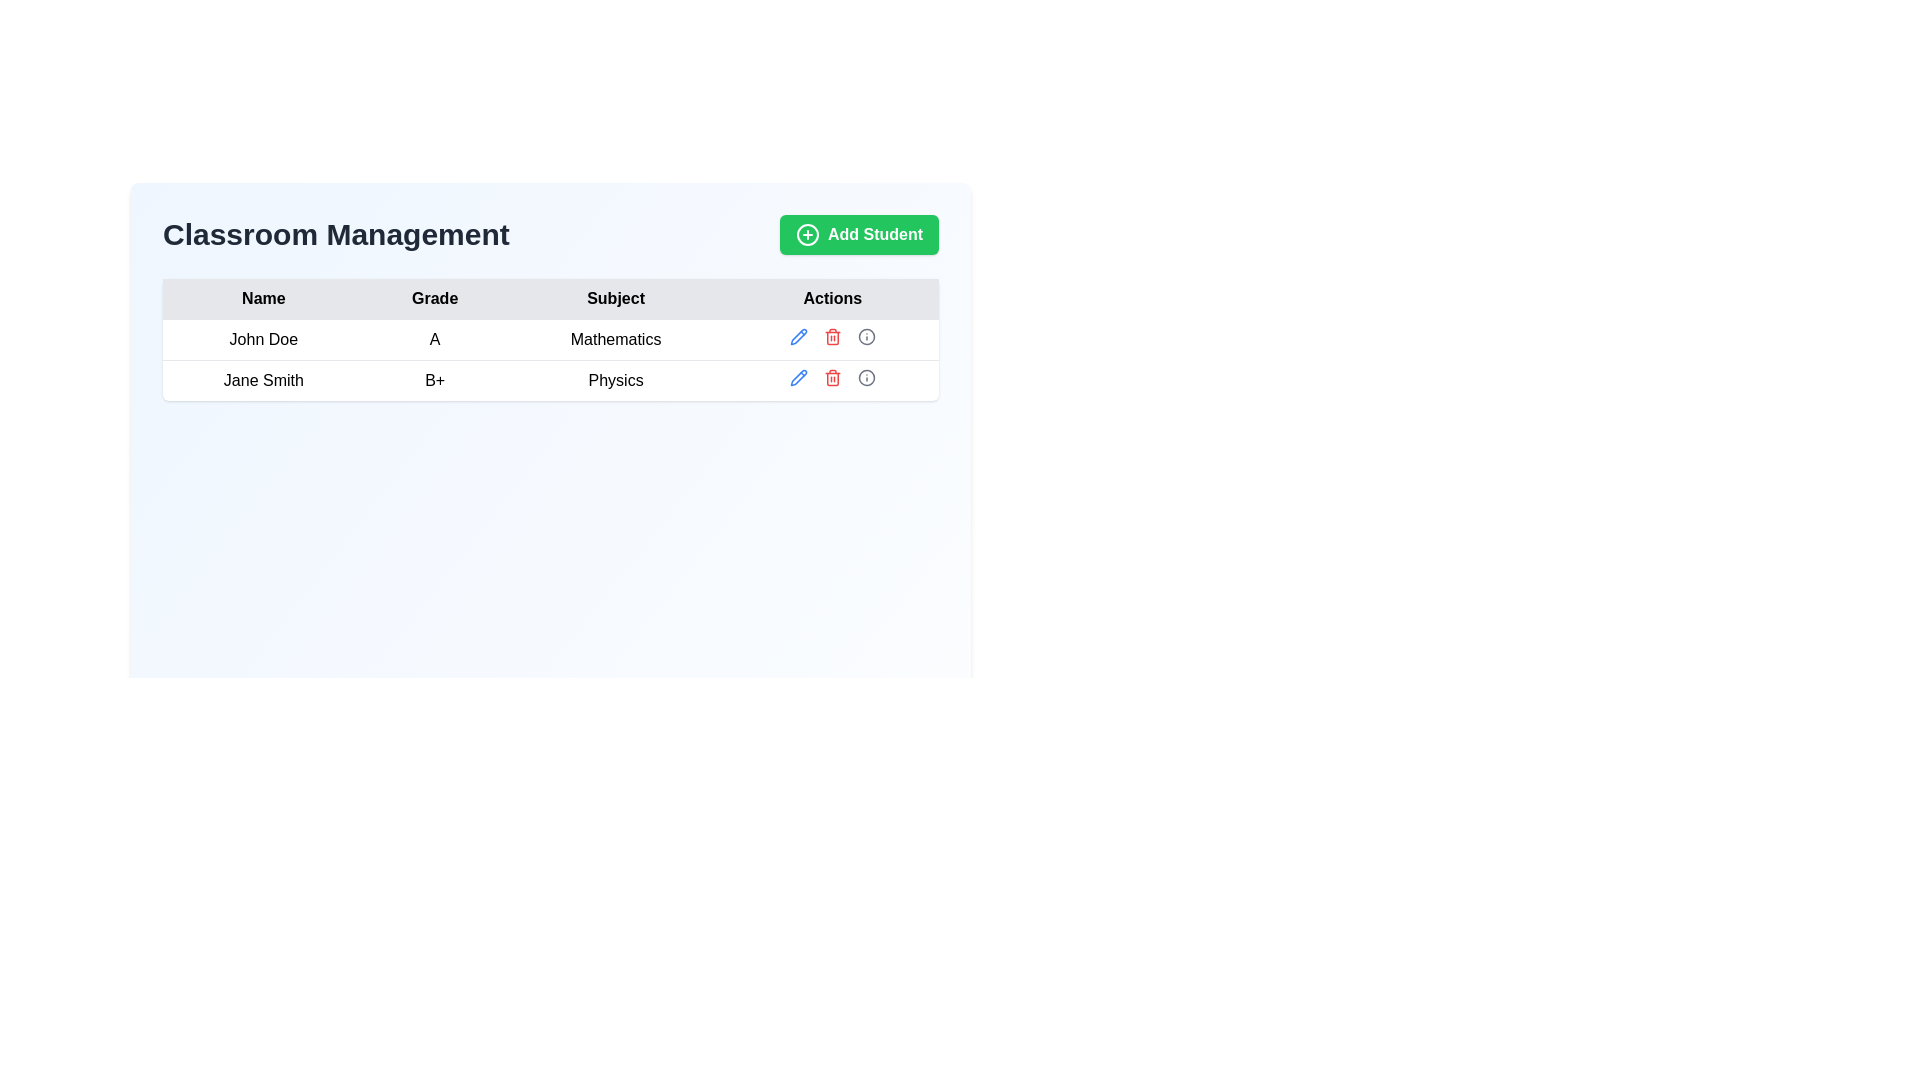 Image resolution: width=1920 pixels, height=1080 pixels. What do you see at coordinates (866, 335) in the screenshot?
I see `the information icon located in the second table row beneath the 'Actions' column` at bounding box center [866, 335].